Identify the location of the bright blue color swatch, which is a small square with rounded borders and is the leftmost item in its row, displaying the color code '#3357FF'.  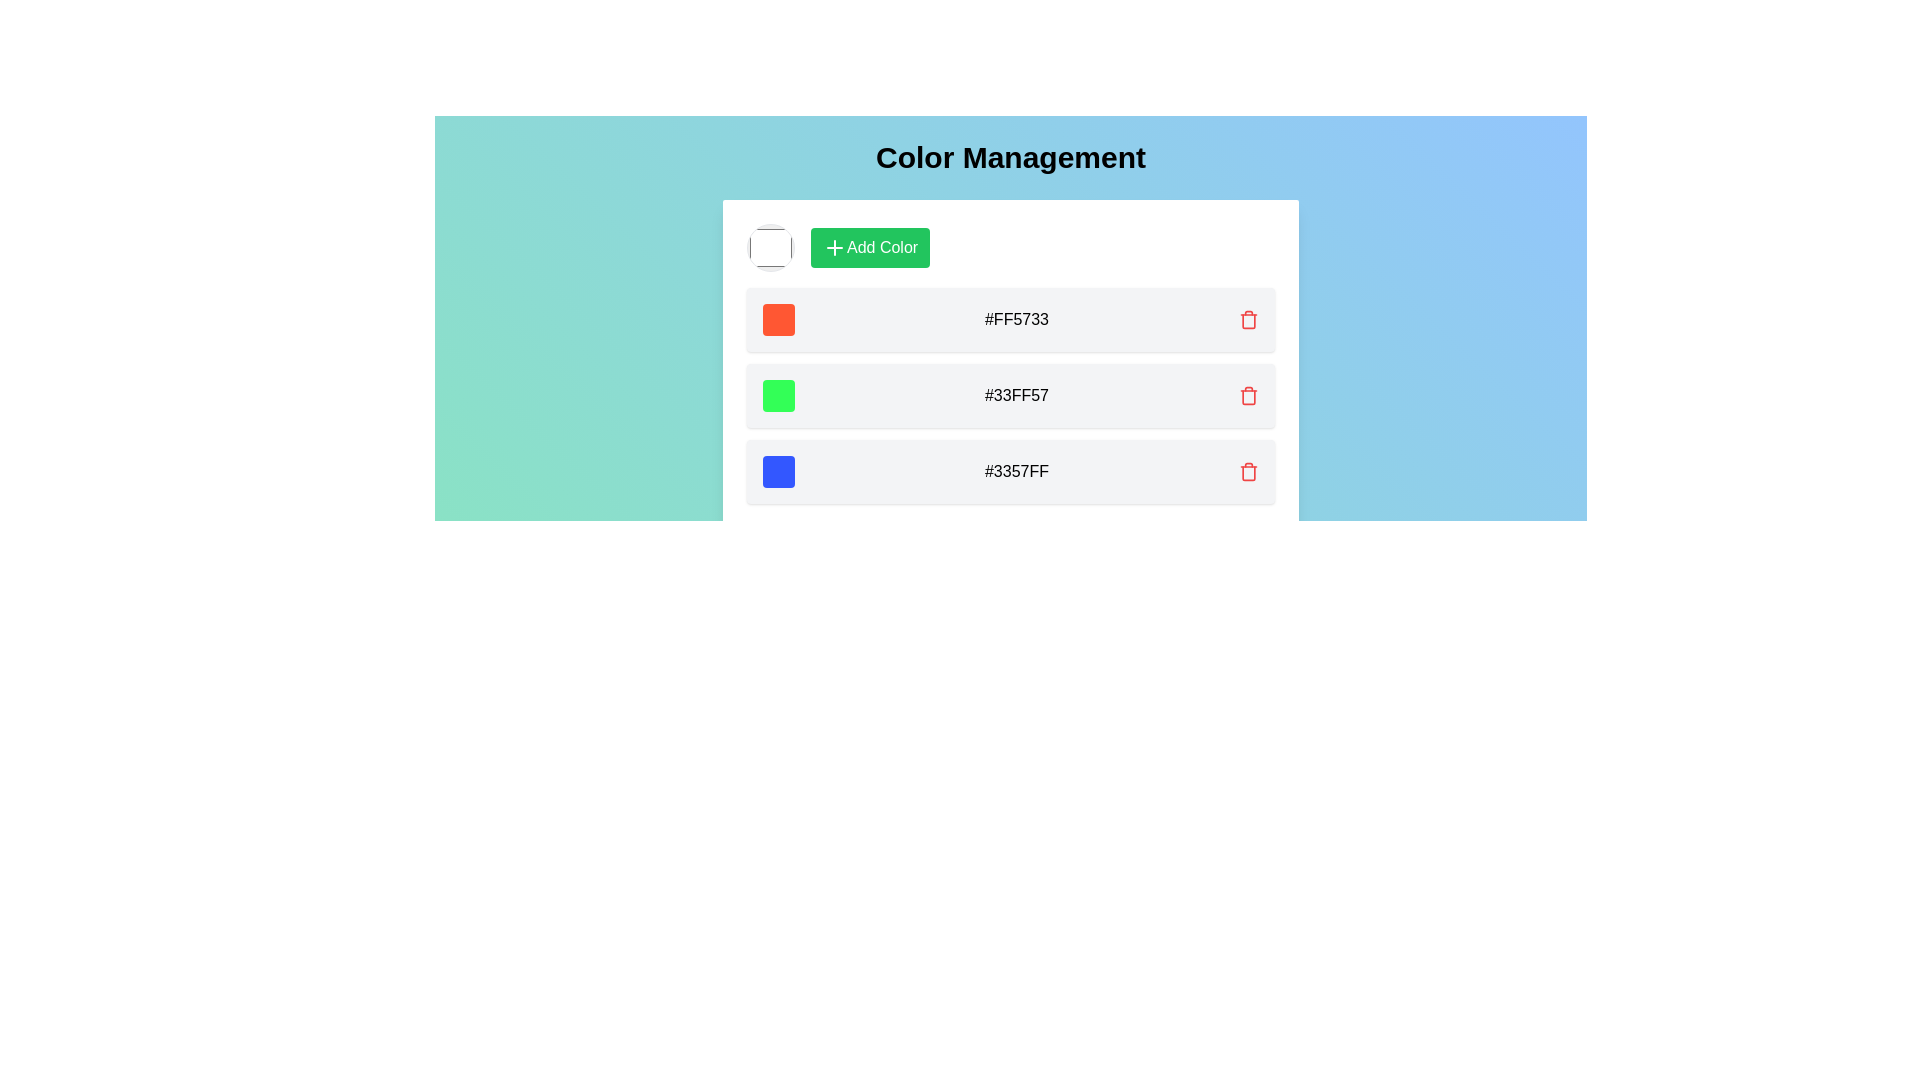
(777, 471).